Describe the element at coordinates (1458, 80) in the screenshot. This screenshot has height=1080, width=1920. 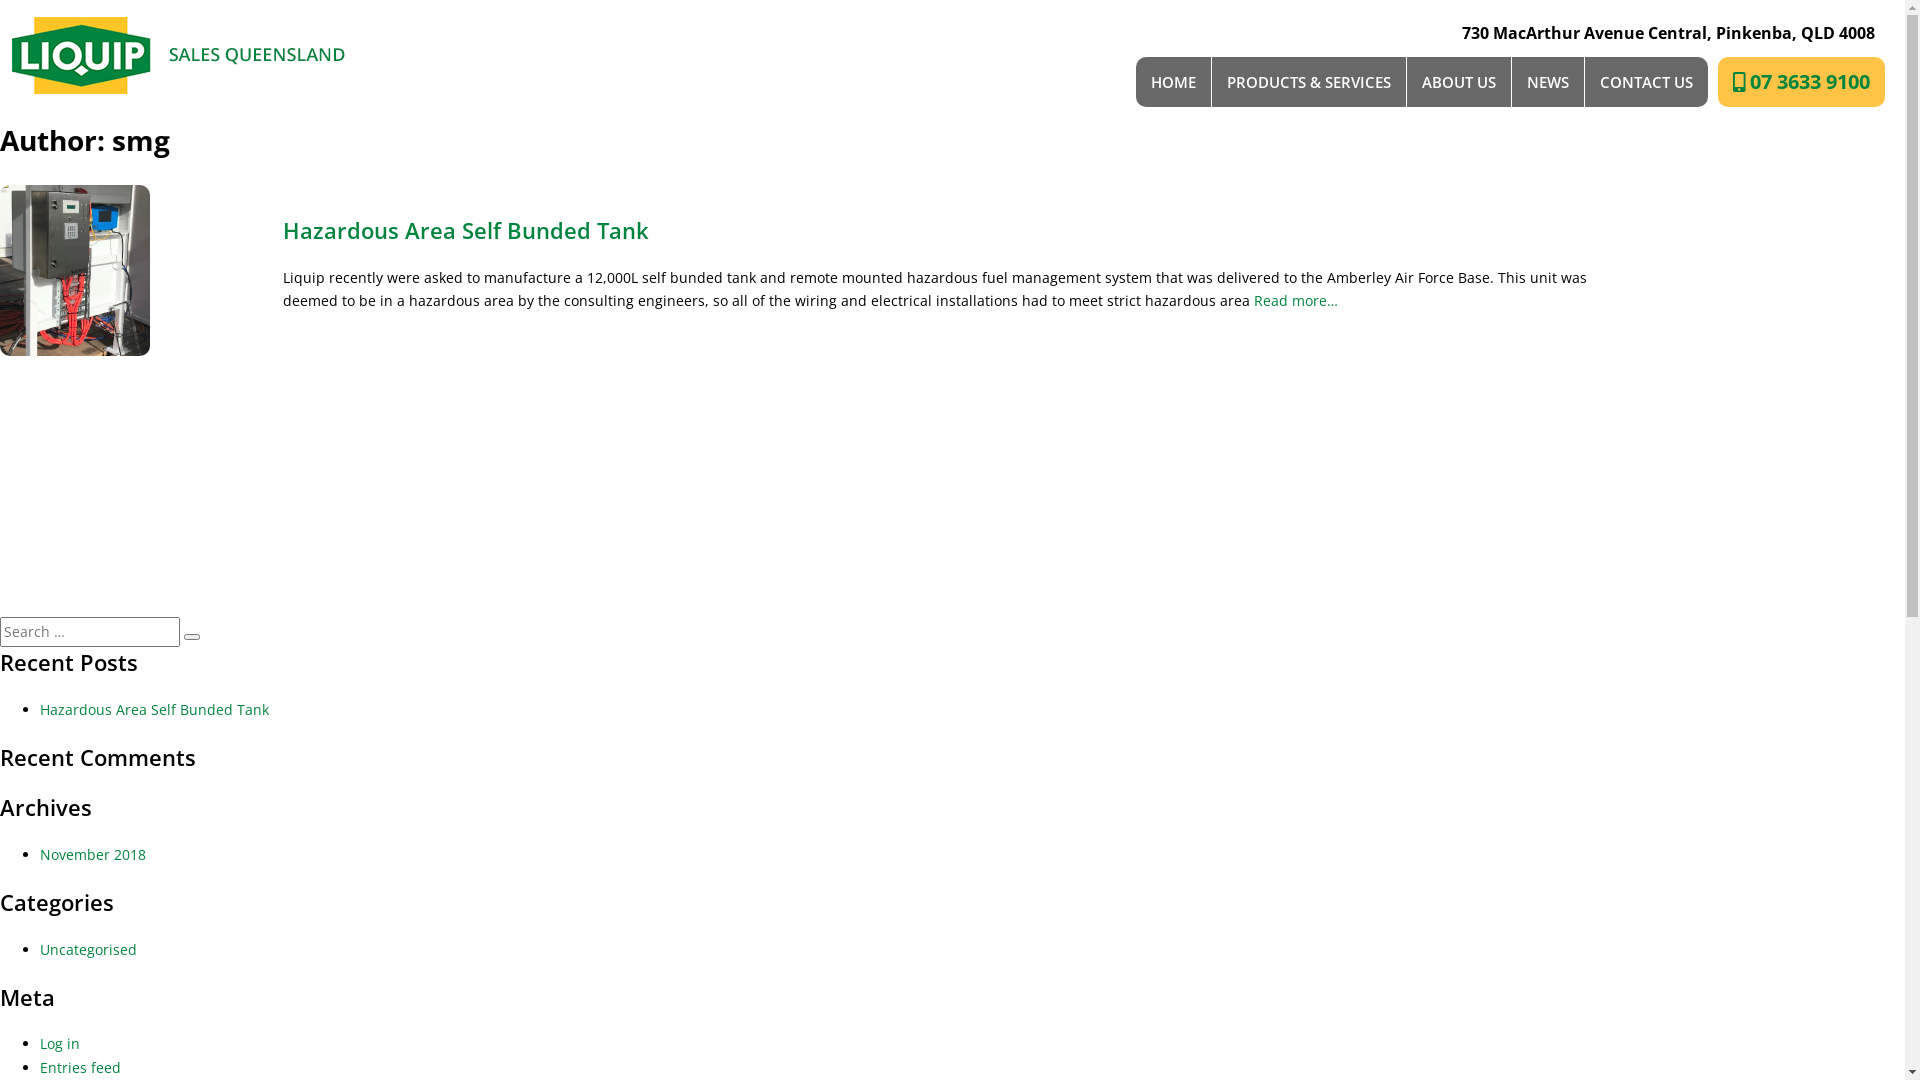
I see `'ABOUT US'` at that location.